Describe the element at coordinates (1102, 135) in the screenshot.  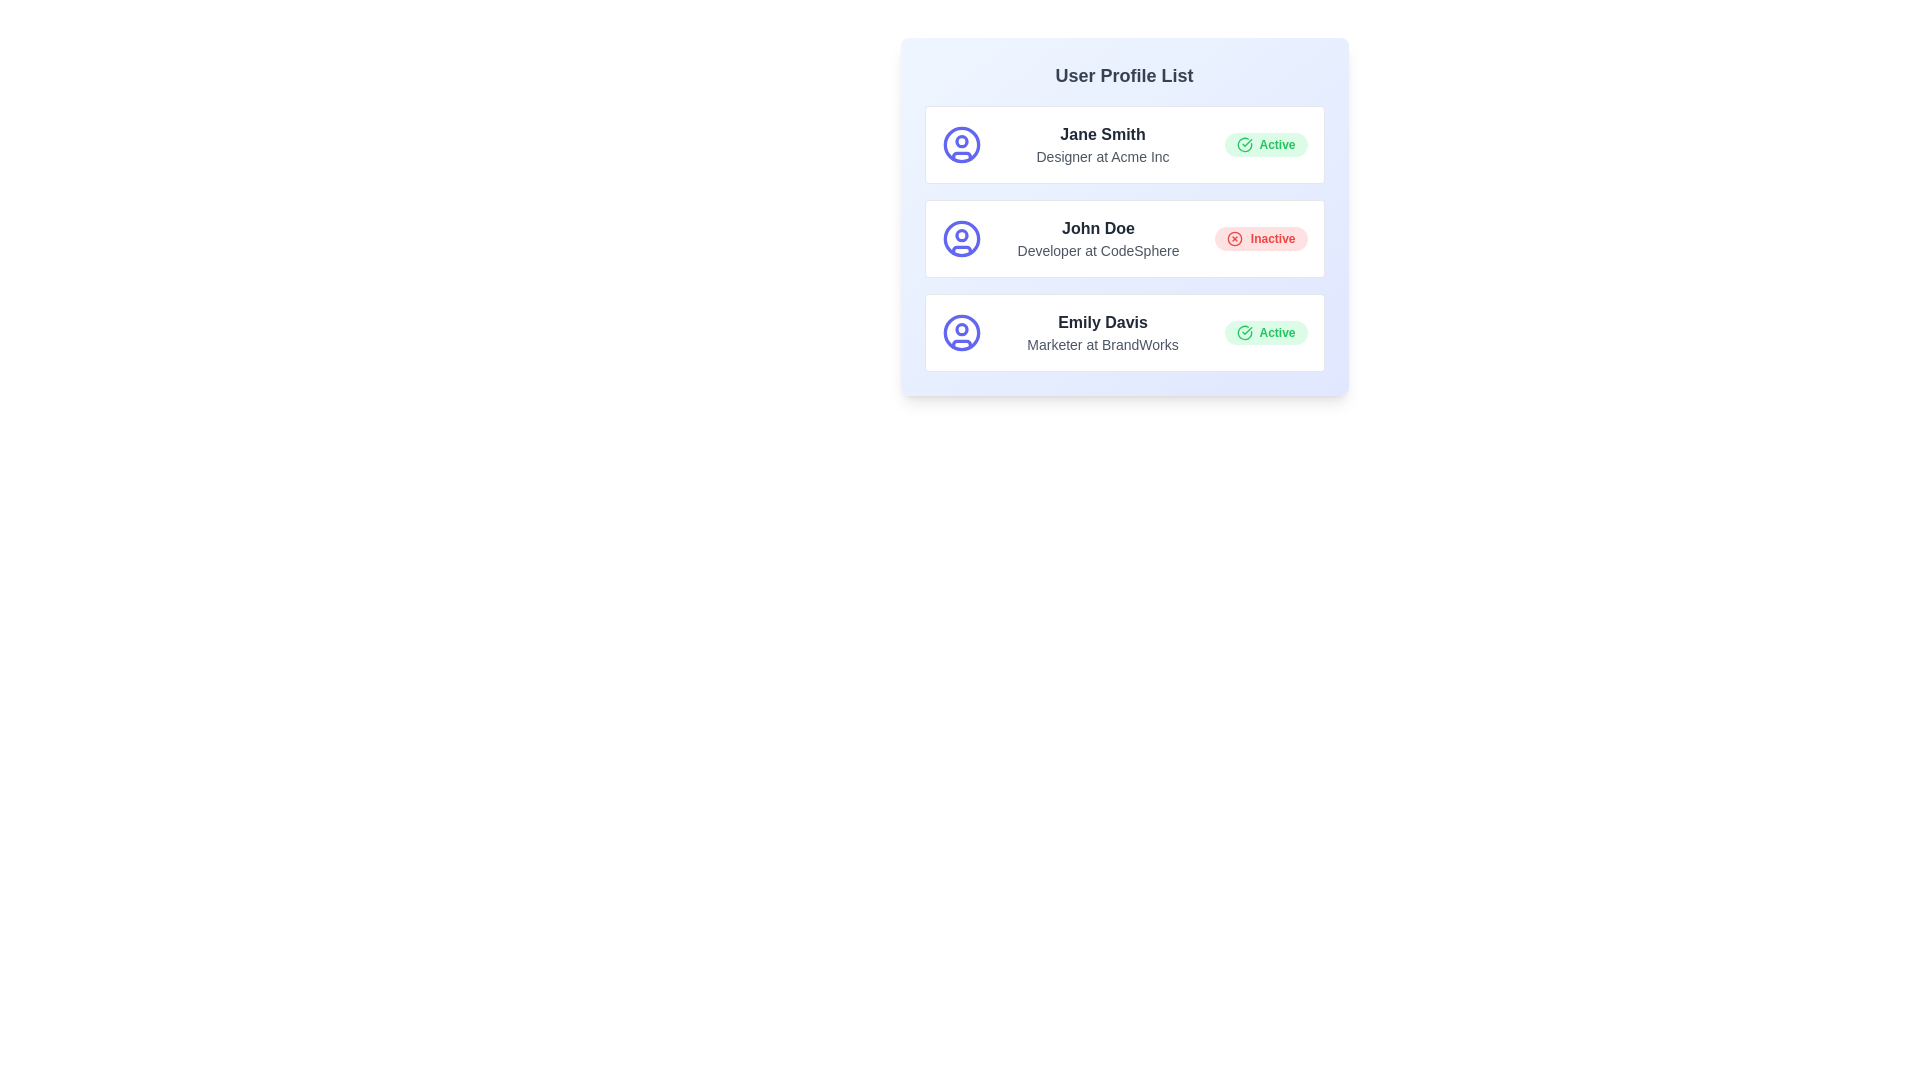
I see `the user name Jane Smith by clicking on it` at that location.